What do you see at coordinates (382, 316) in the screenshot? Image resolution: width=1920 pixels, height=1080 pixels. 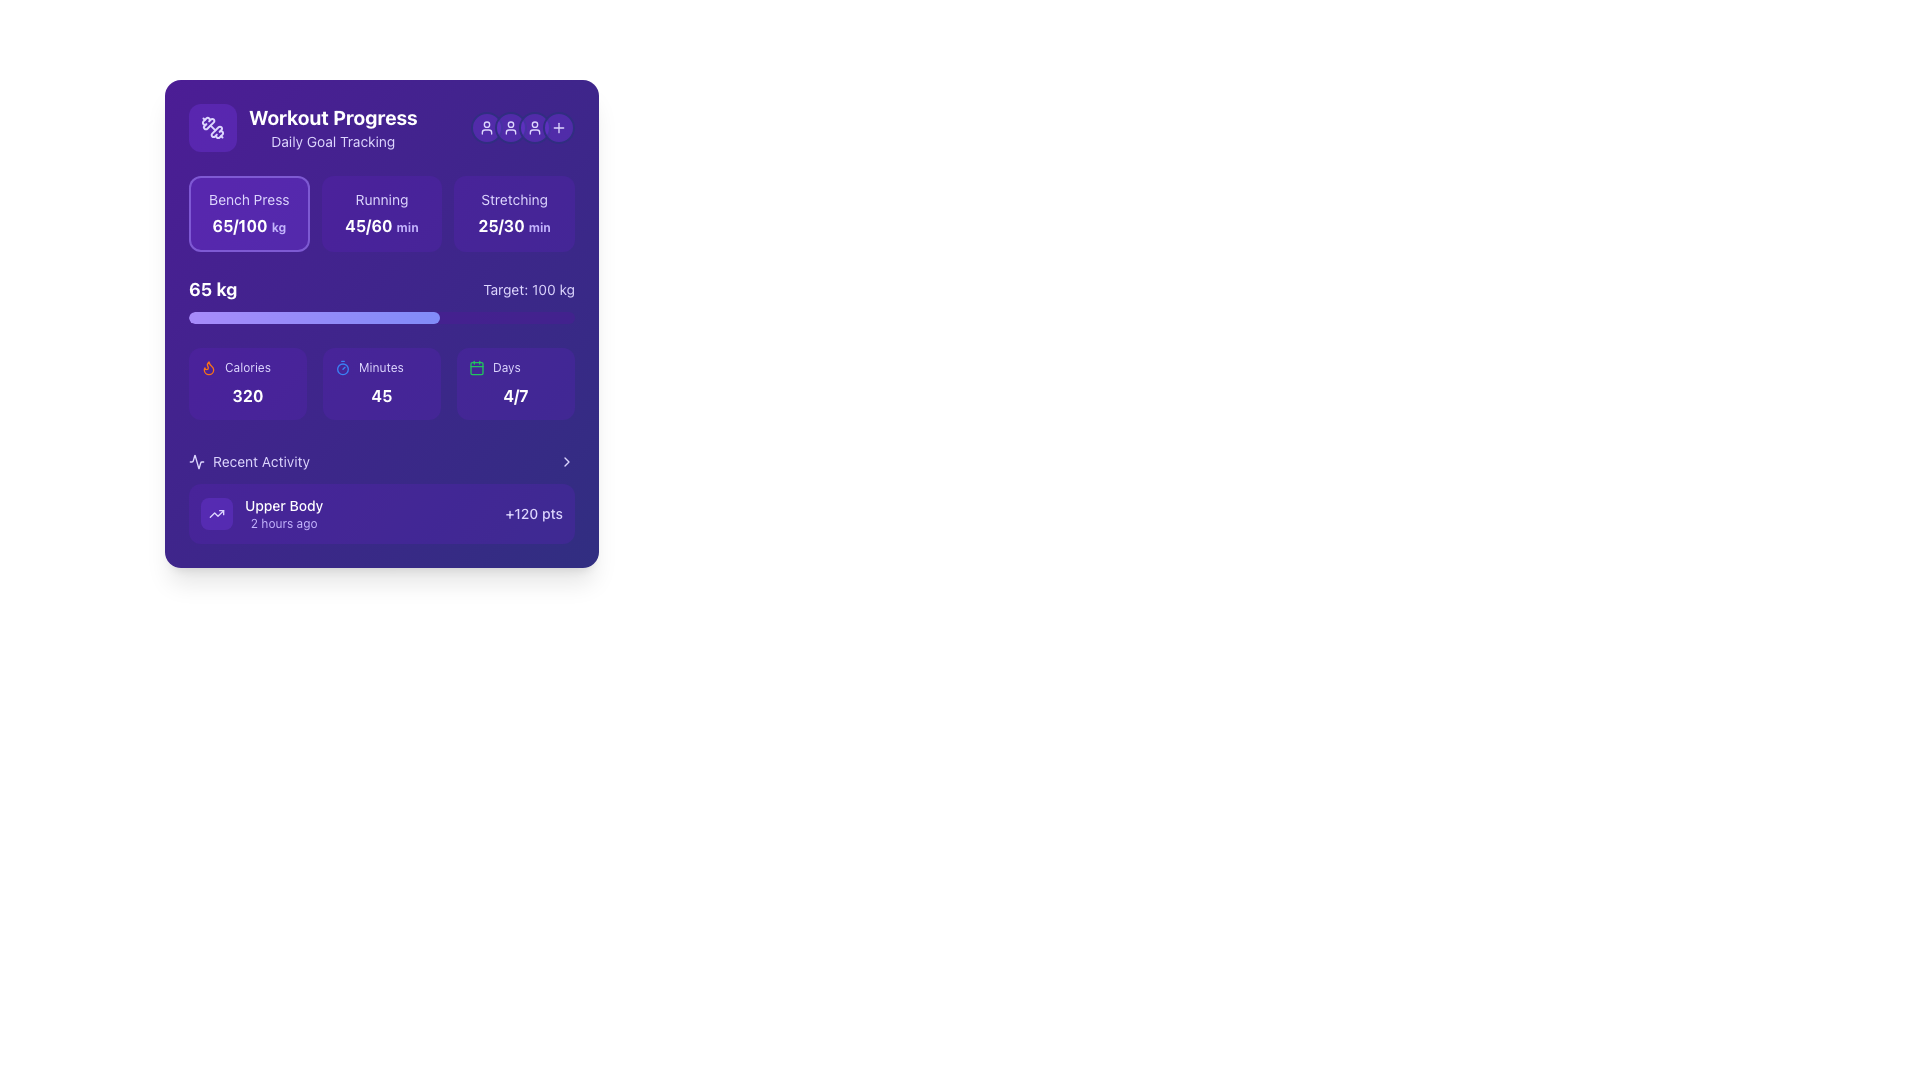 I see `the progress visually for the violet progress bar located below the text section displaying '65 kg' and 'Target: 100 kg.'` at bounding box center [382, 316].